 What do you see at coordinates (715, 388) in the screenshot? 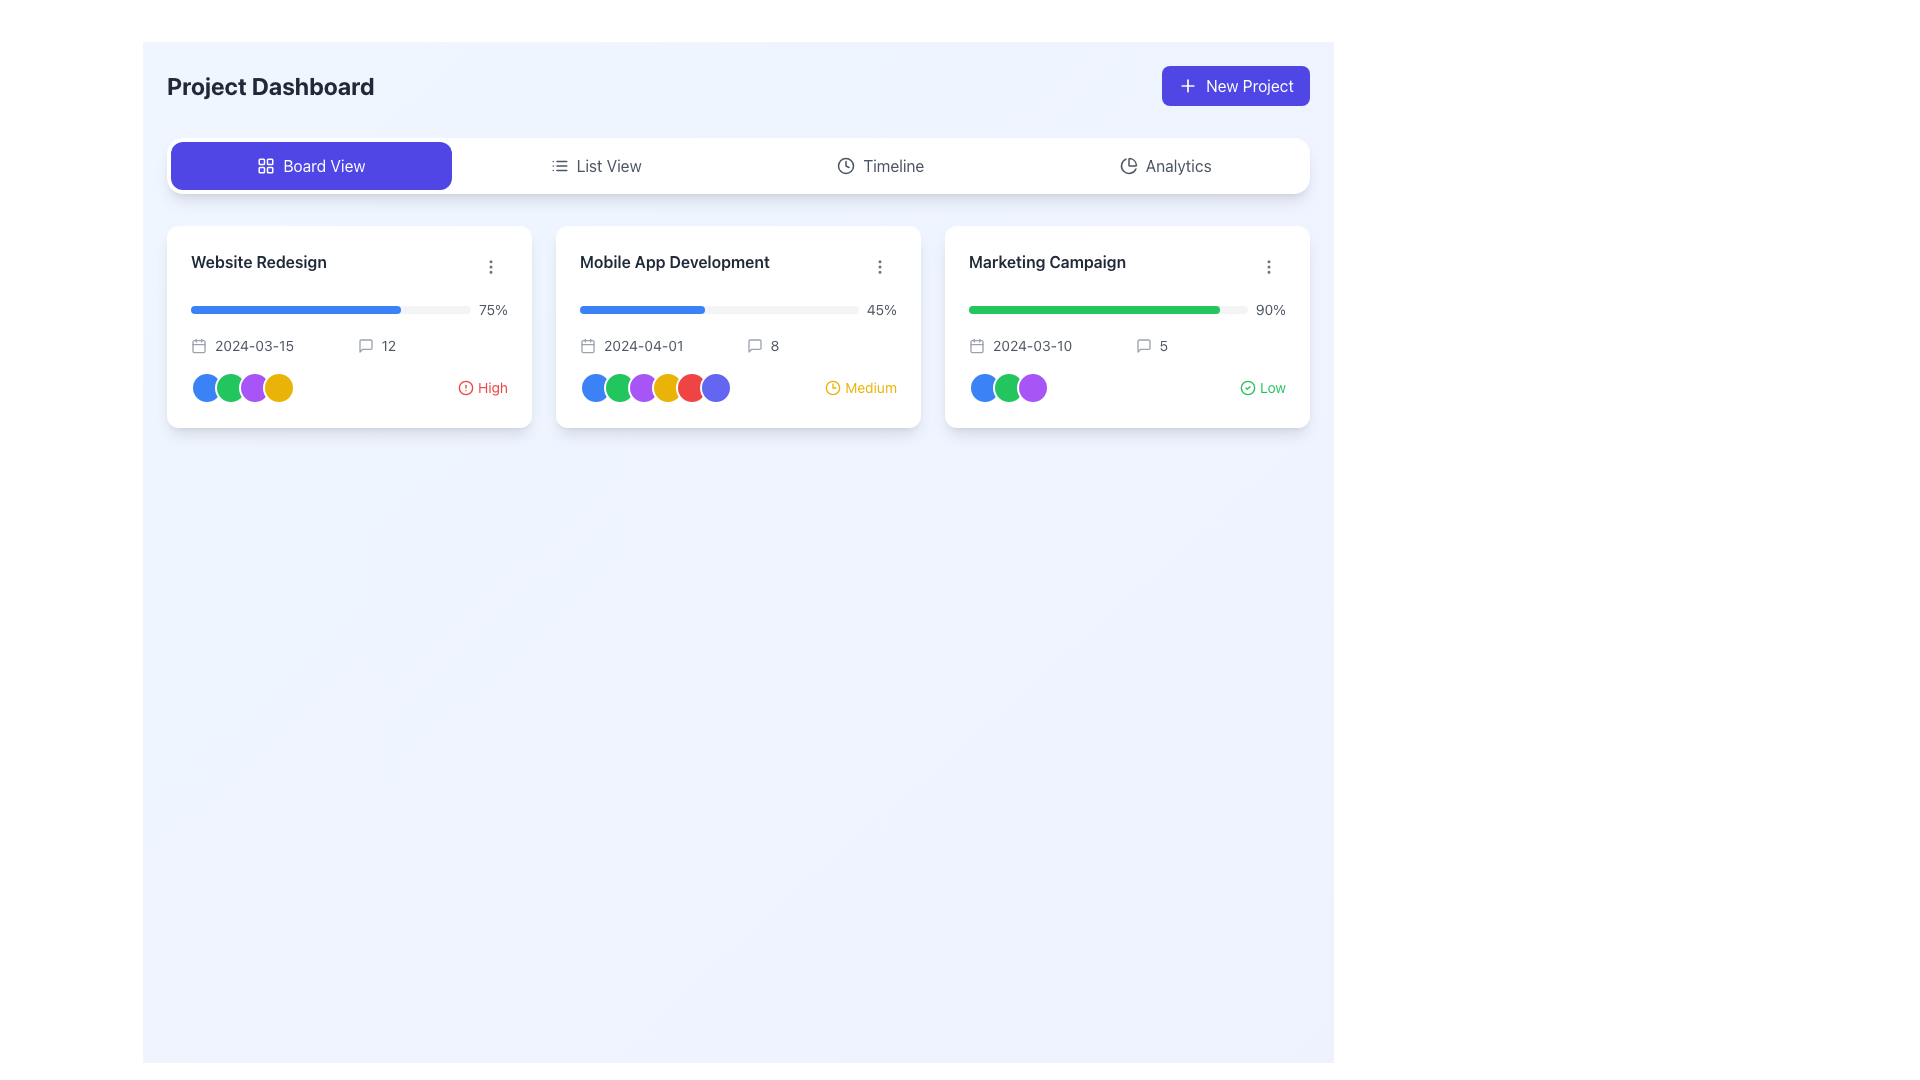
I see `the sixth circular visual indicator with a solid indigo color and a white border located at the bottom of the 'Mobile App Development' card` at bounding box center [715, 388].